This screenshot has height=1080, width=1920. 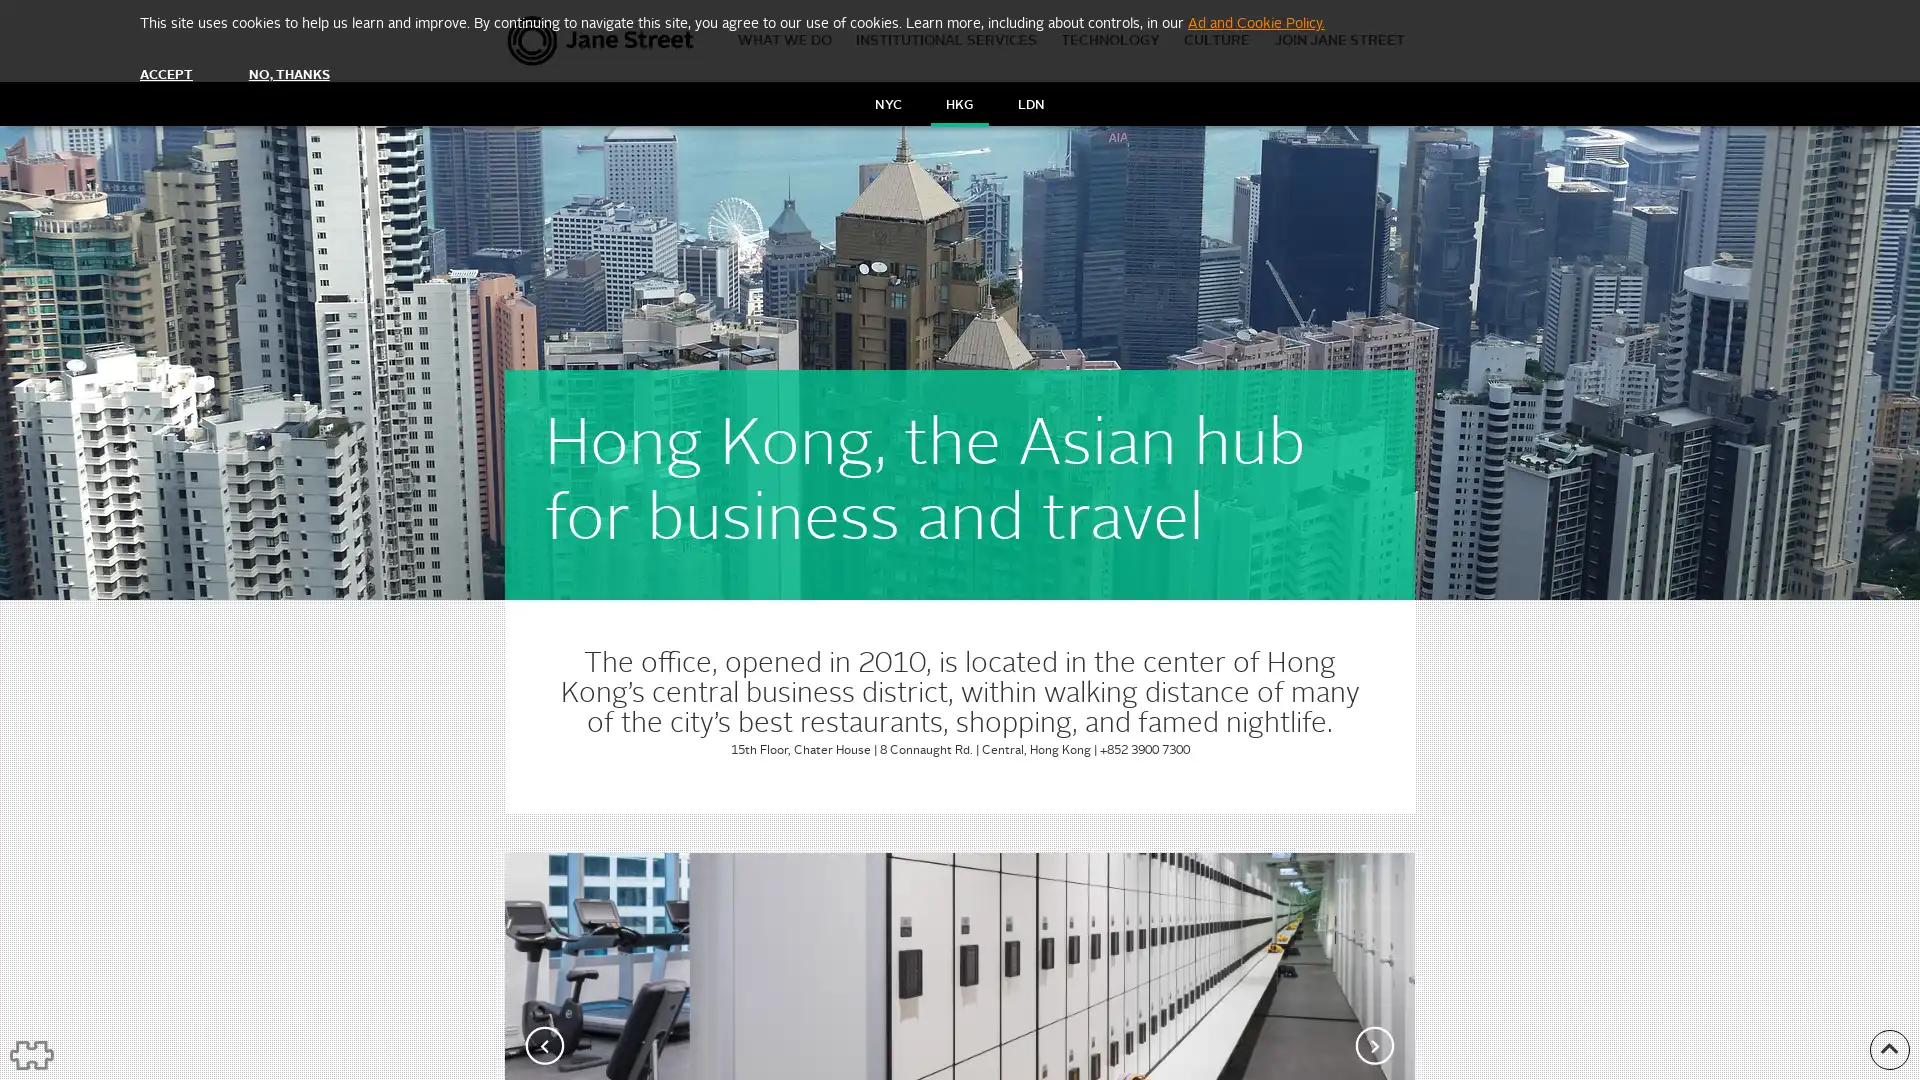 I want to click on deny cookies, so click(x=287, y=74).